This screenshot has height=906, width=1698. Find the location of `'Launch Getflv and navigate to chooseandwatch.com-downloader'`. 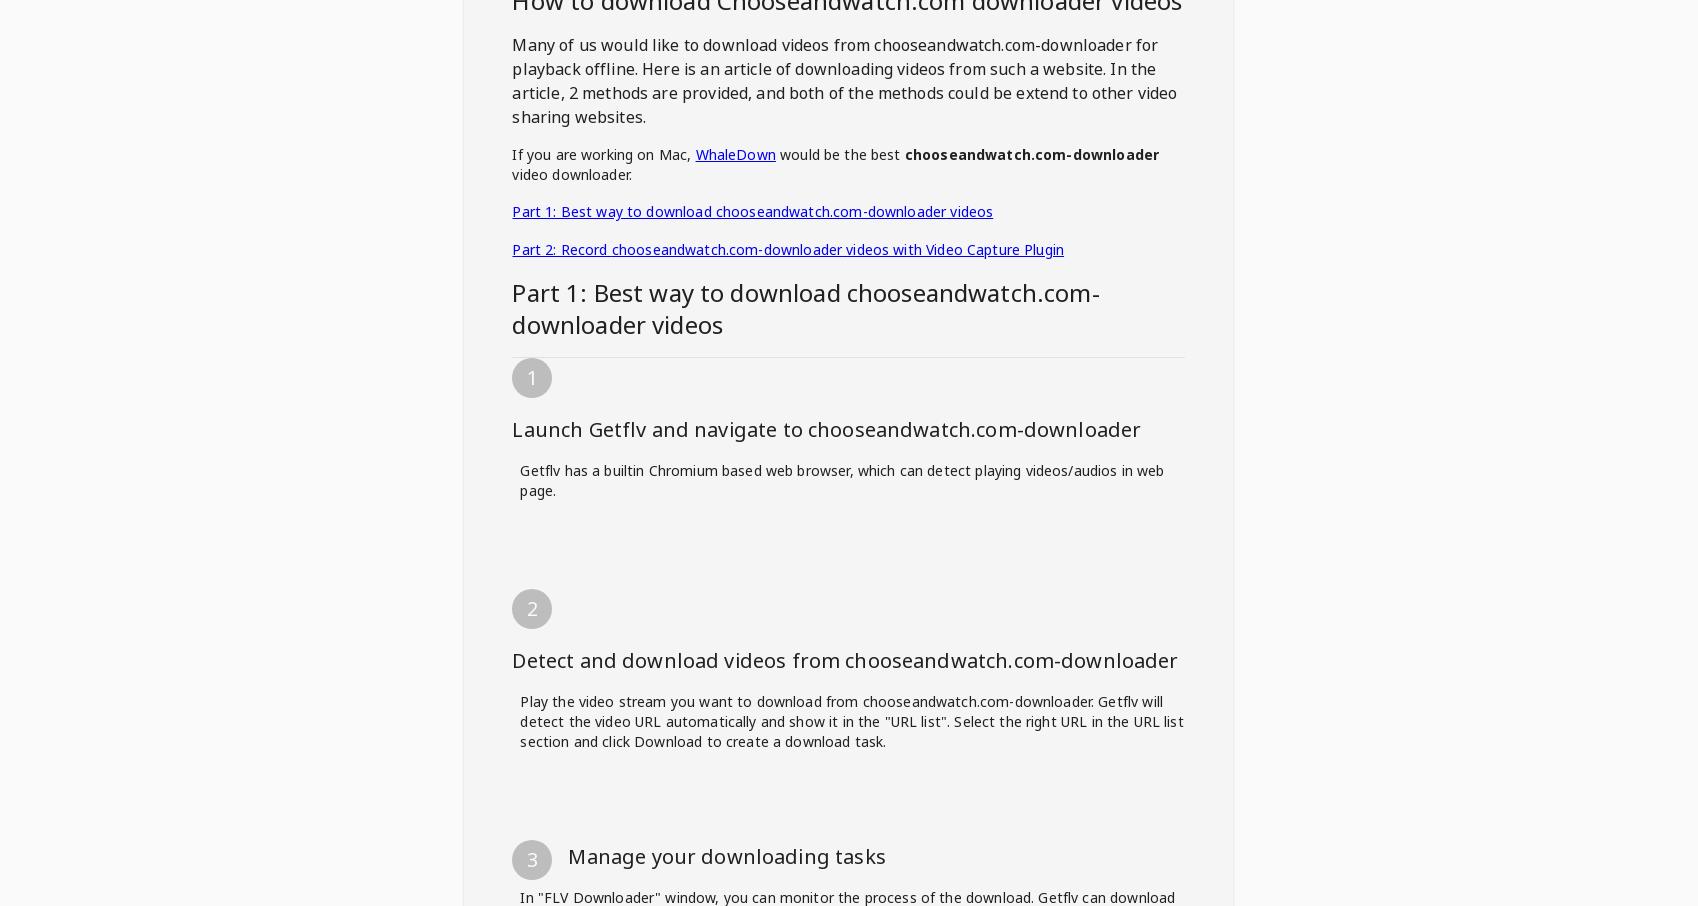

'Launch Getflv and navigate to chooseandwatch.com-downloader' is located at coordinates (825, 429).